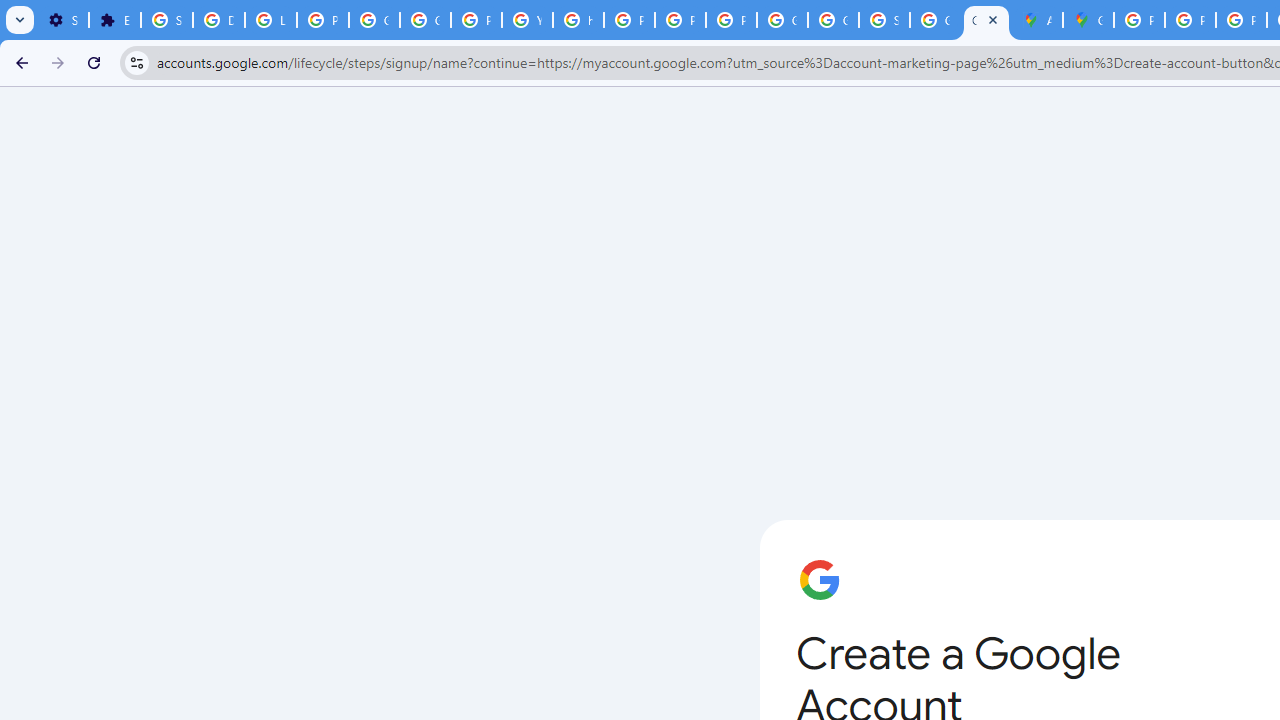  I want to click on 'Extensions', so click(113, 20).